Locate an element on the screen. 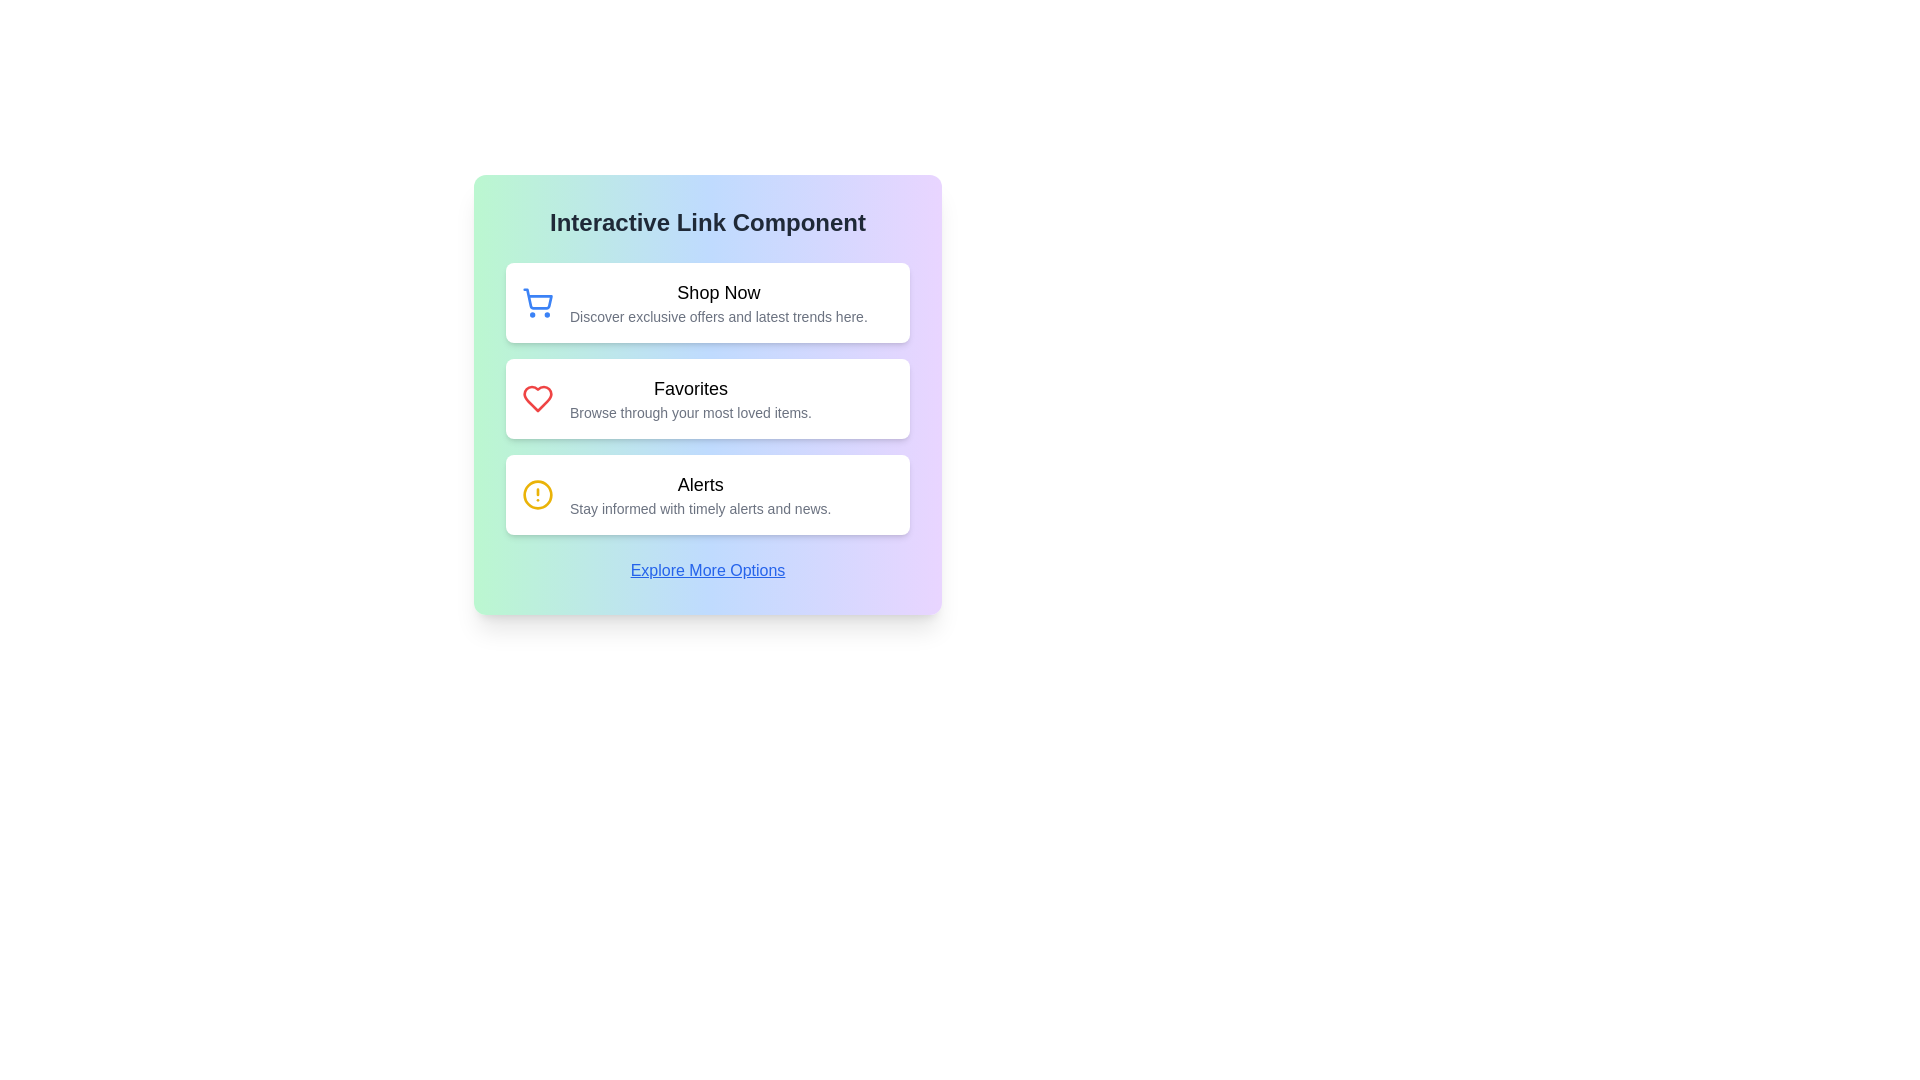 This screenshot has width=1920, height=1080. the second clickable card in the vertical stack, positioned below 'Shop Now' and above 'Alerts', within the 'Interactive Link Component' is located at coordinates (708, 398).